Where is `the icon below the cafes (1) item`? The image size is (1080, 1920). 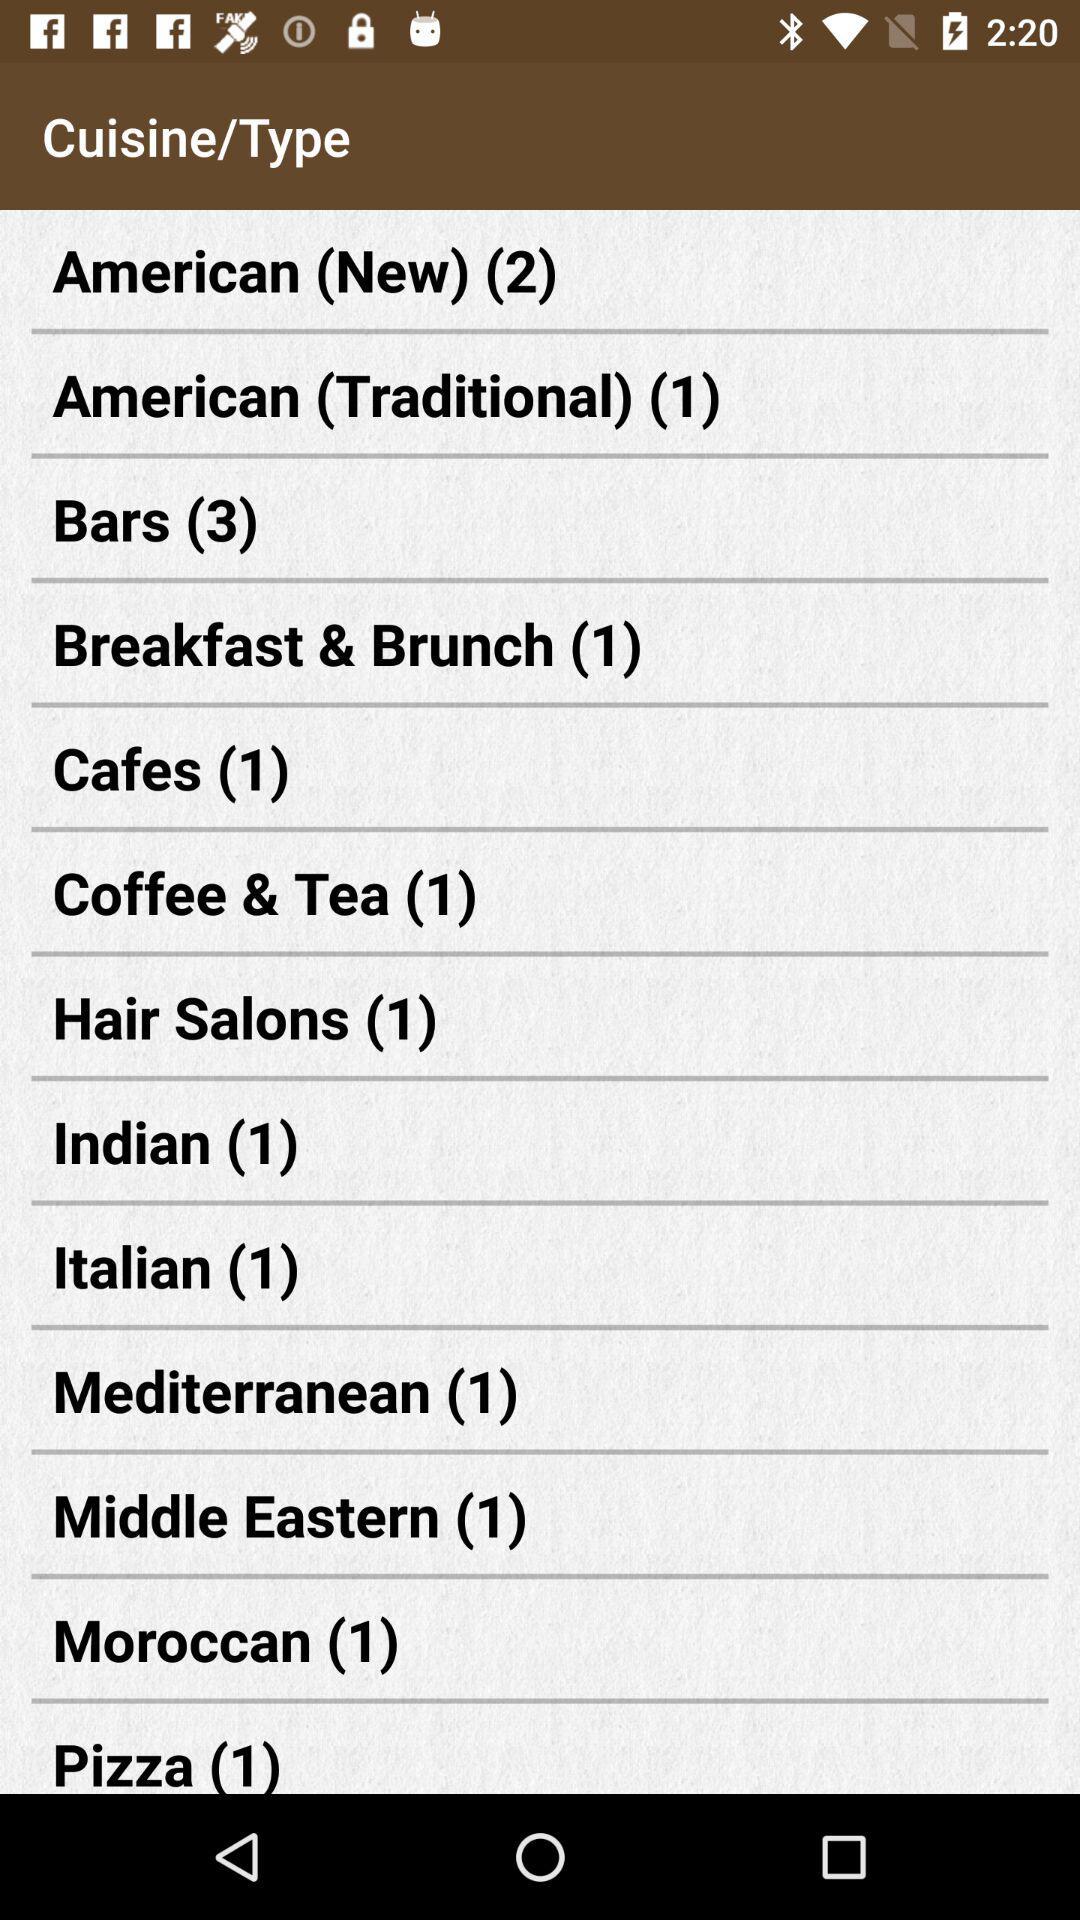 the icon below the cafes (1) item is located at coordinates (540, 891).